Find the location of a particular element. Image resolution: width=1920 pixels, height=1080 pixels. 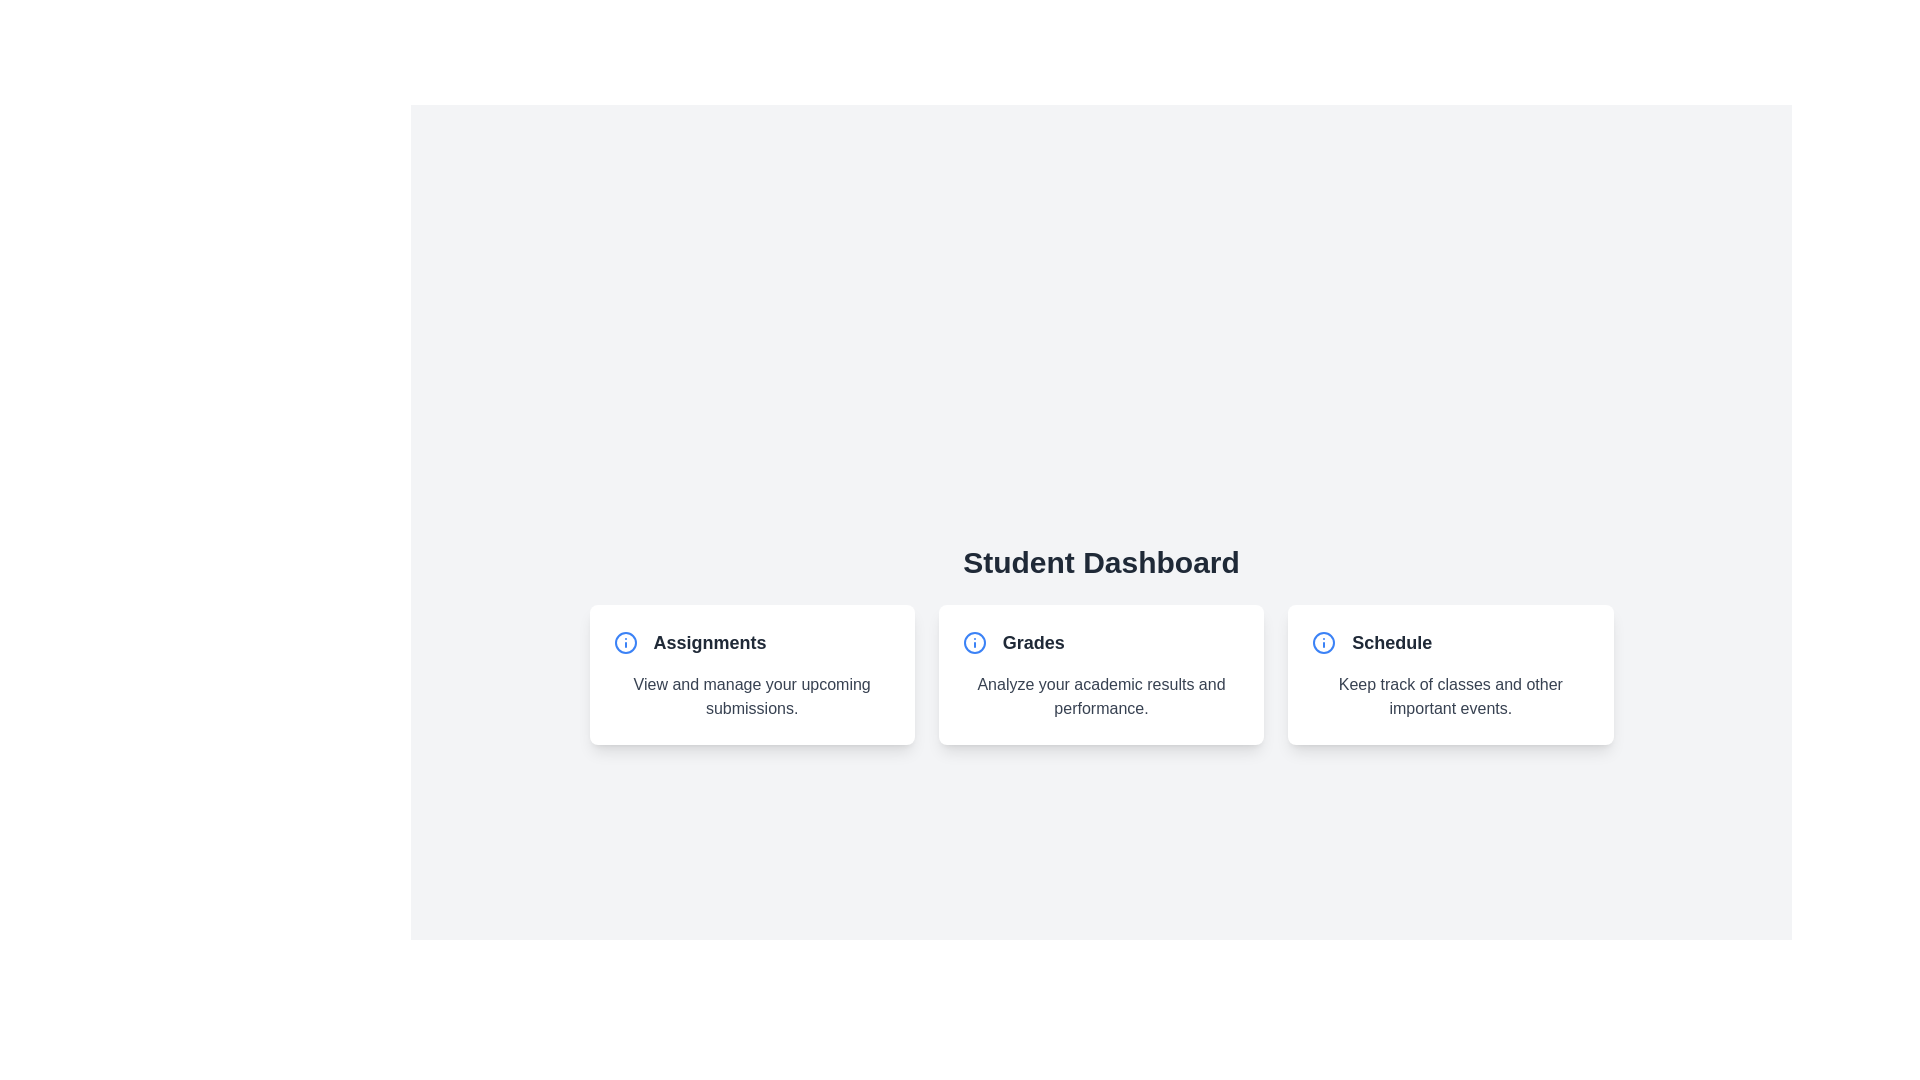

description text block located at the bottom of the 'Schedule' card, which provides a brief summary of the 'Schedule' feature's utility for users is located at coordinates (1450, 696).